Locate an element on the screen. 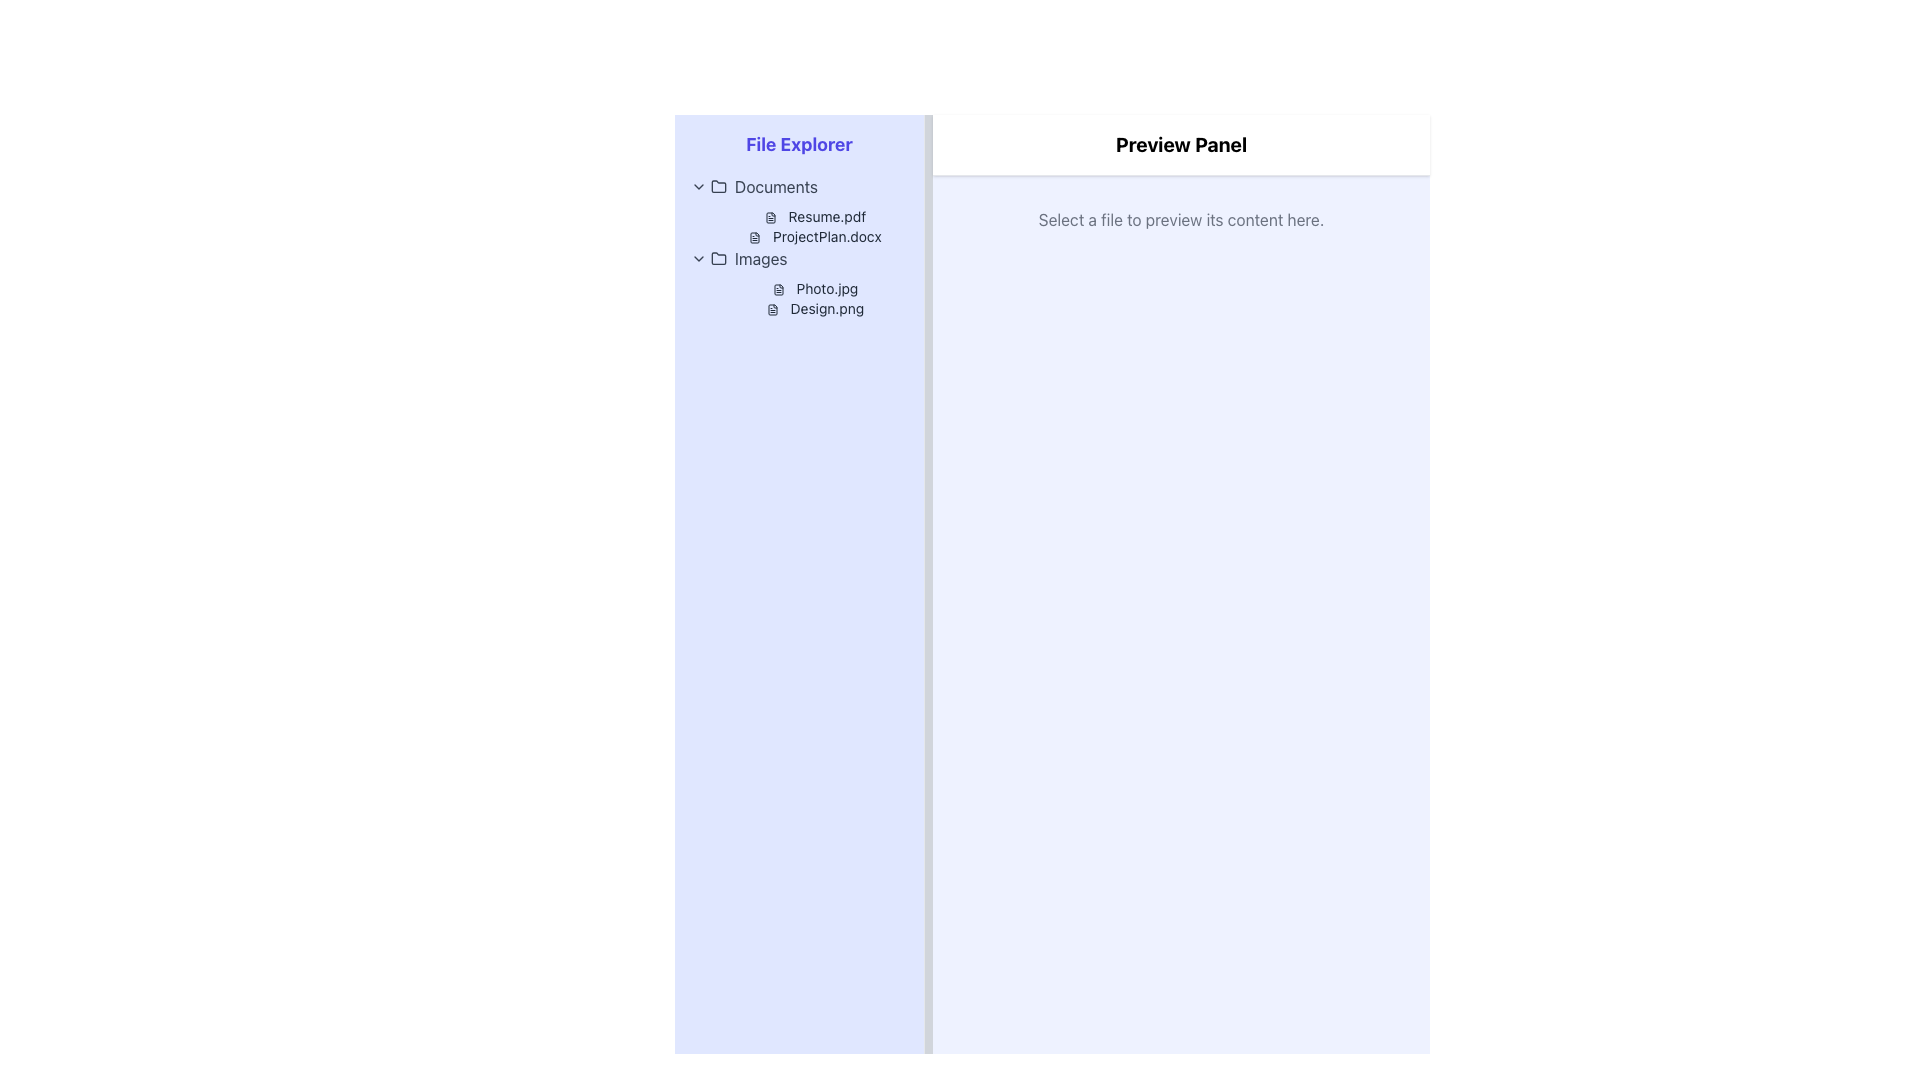 Image resolution: width=1920 pixels, height=1080 pixels. the 'Documents' toggleable folder item in the 'File Explorer' section is located at coordinates (798, 186).